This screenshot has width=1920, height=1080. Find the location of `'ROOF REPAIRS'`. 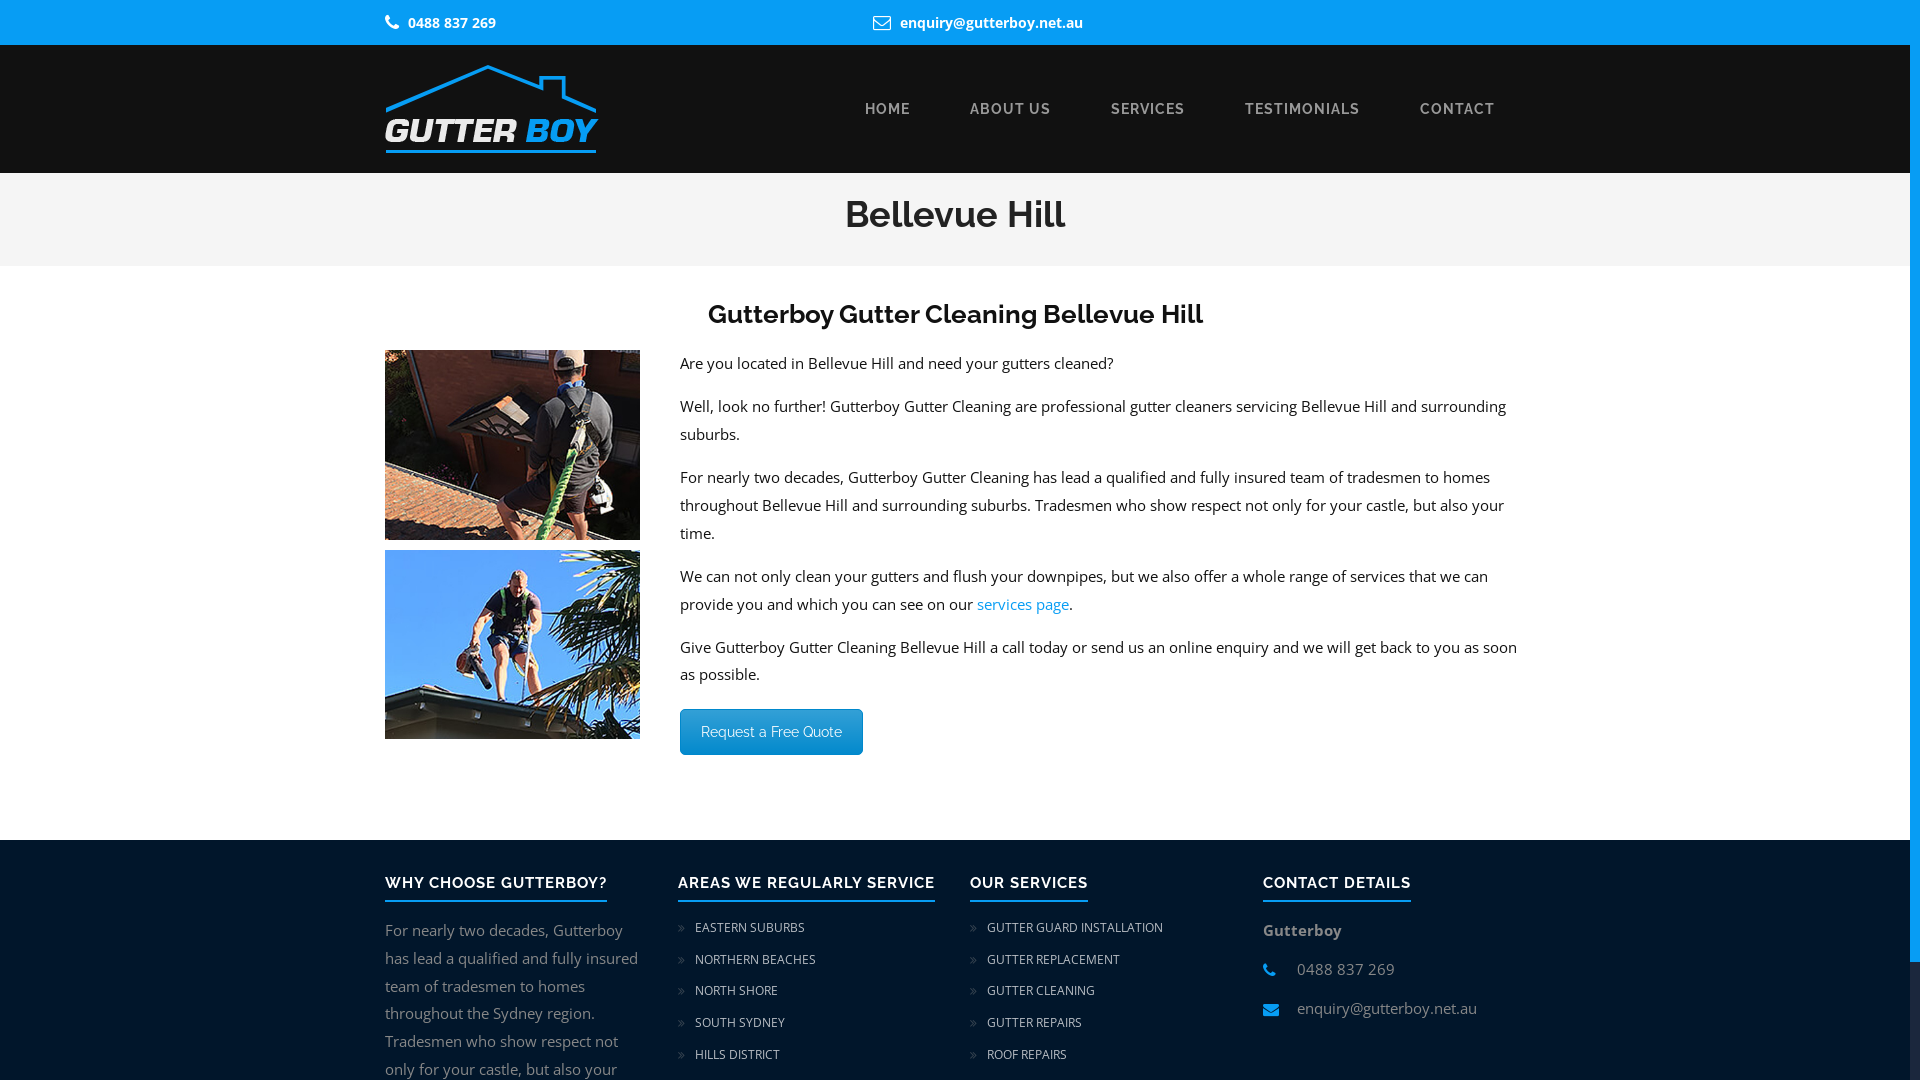

'ROOF REPAIRS' is located at coordinates (1027, 1053).